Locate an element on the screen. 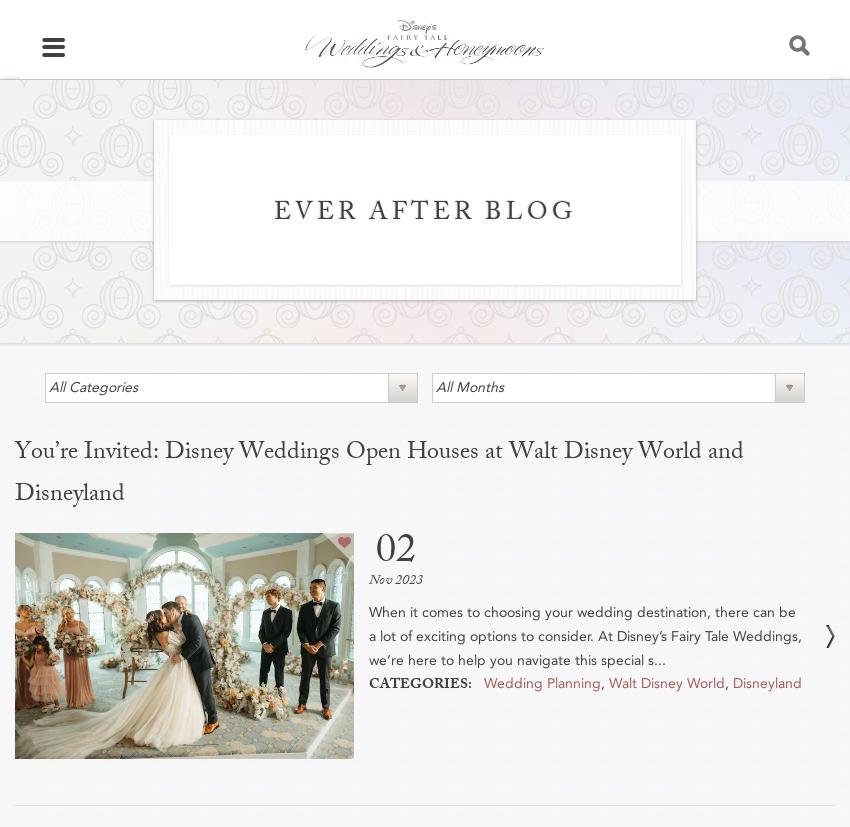 The image size is (850, 827). 'Walt Disney World' is located at coordinates (608, 681).